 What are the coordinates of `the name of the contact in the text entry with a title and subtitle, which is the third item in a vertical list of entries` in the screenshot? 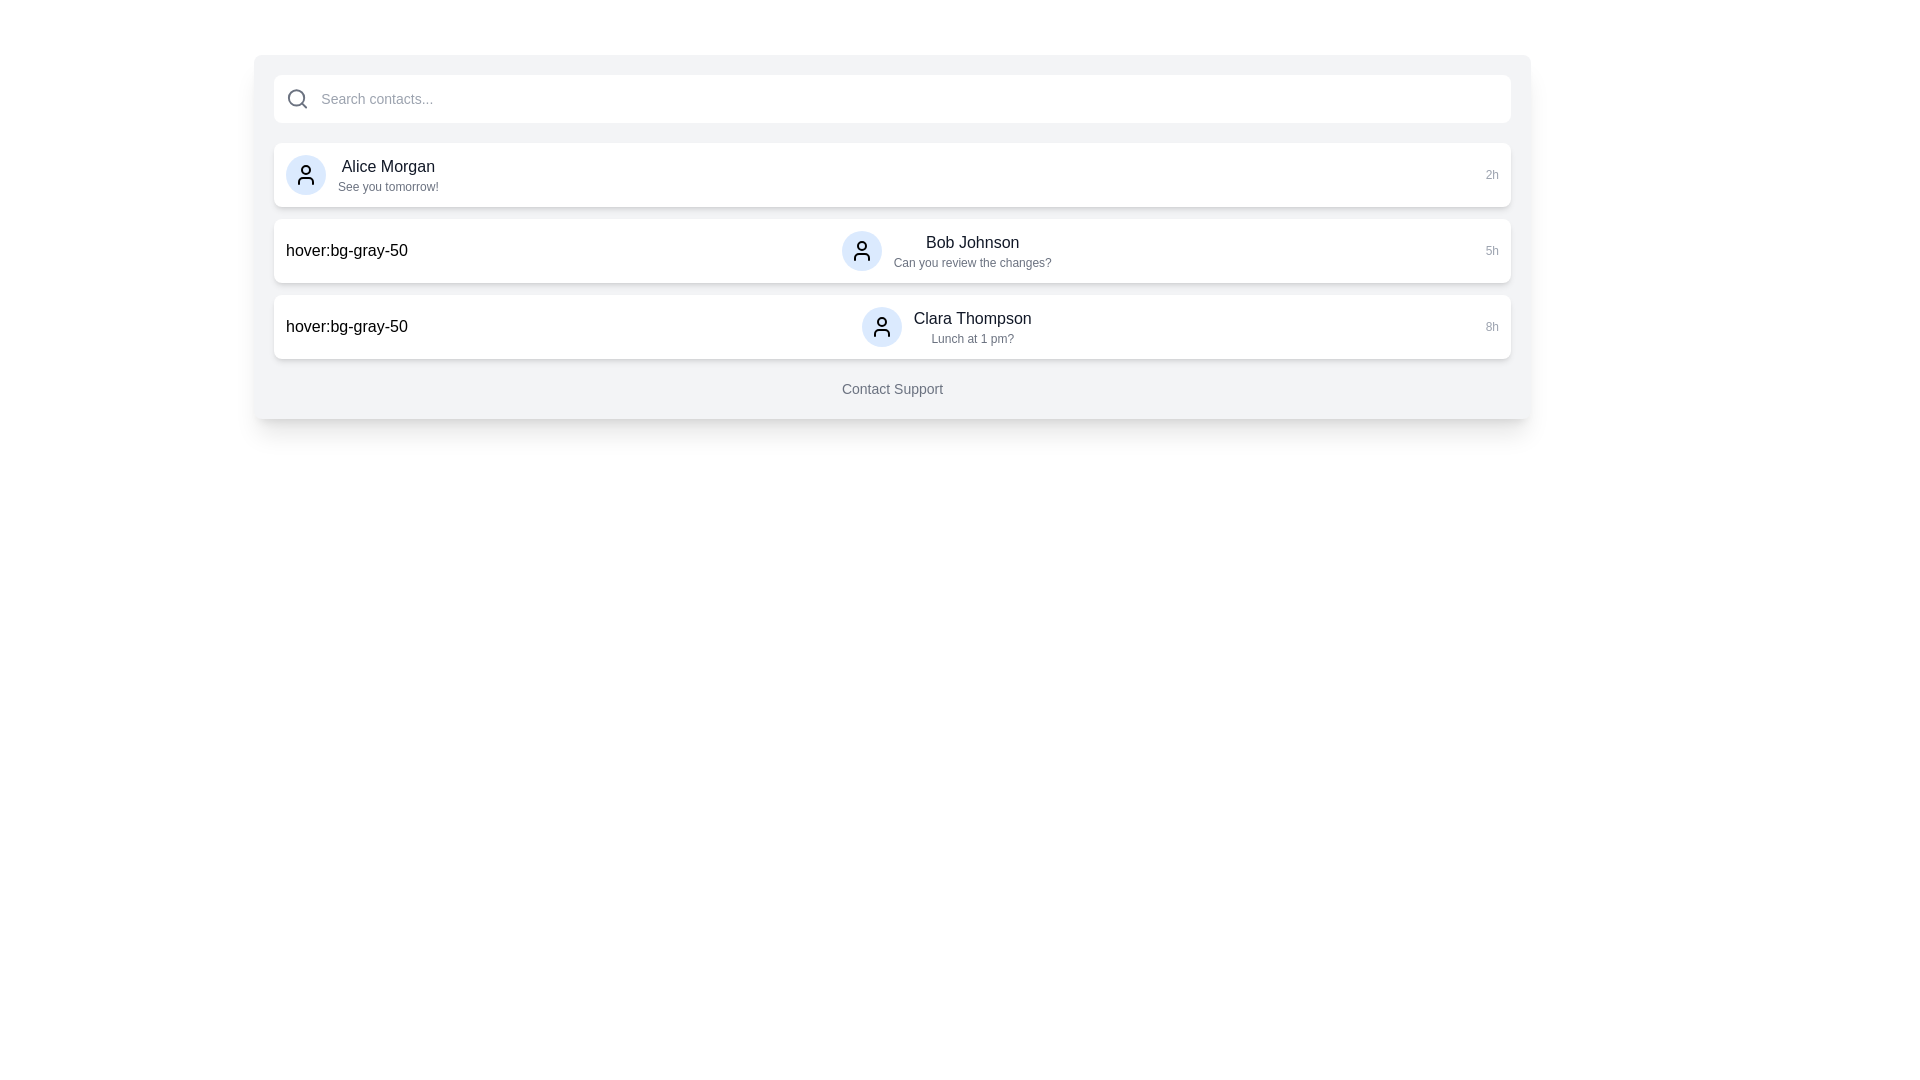 It's located at (972, 326).